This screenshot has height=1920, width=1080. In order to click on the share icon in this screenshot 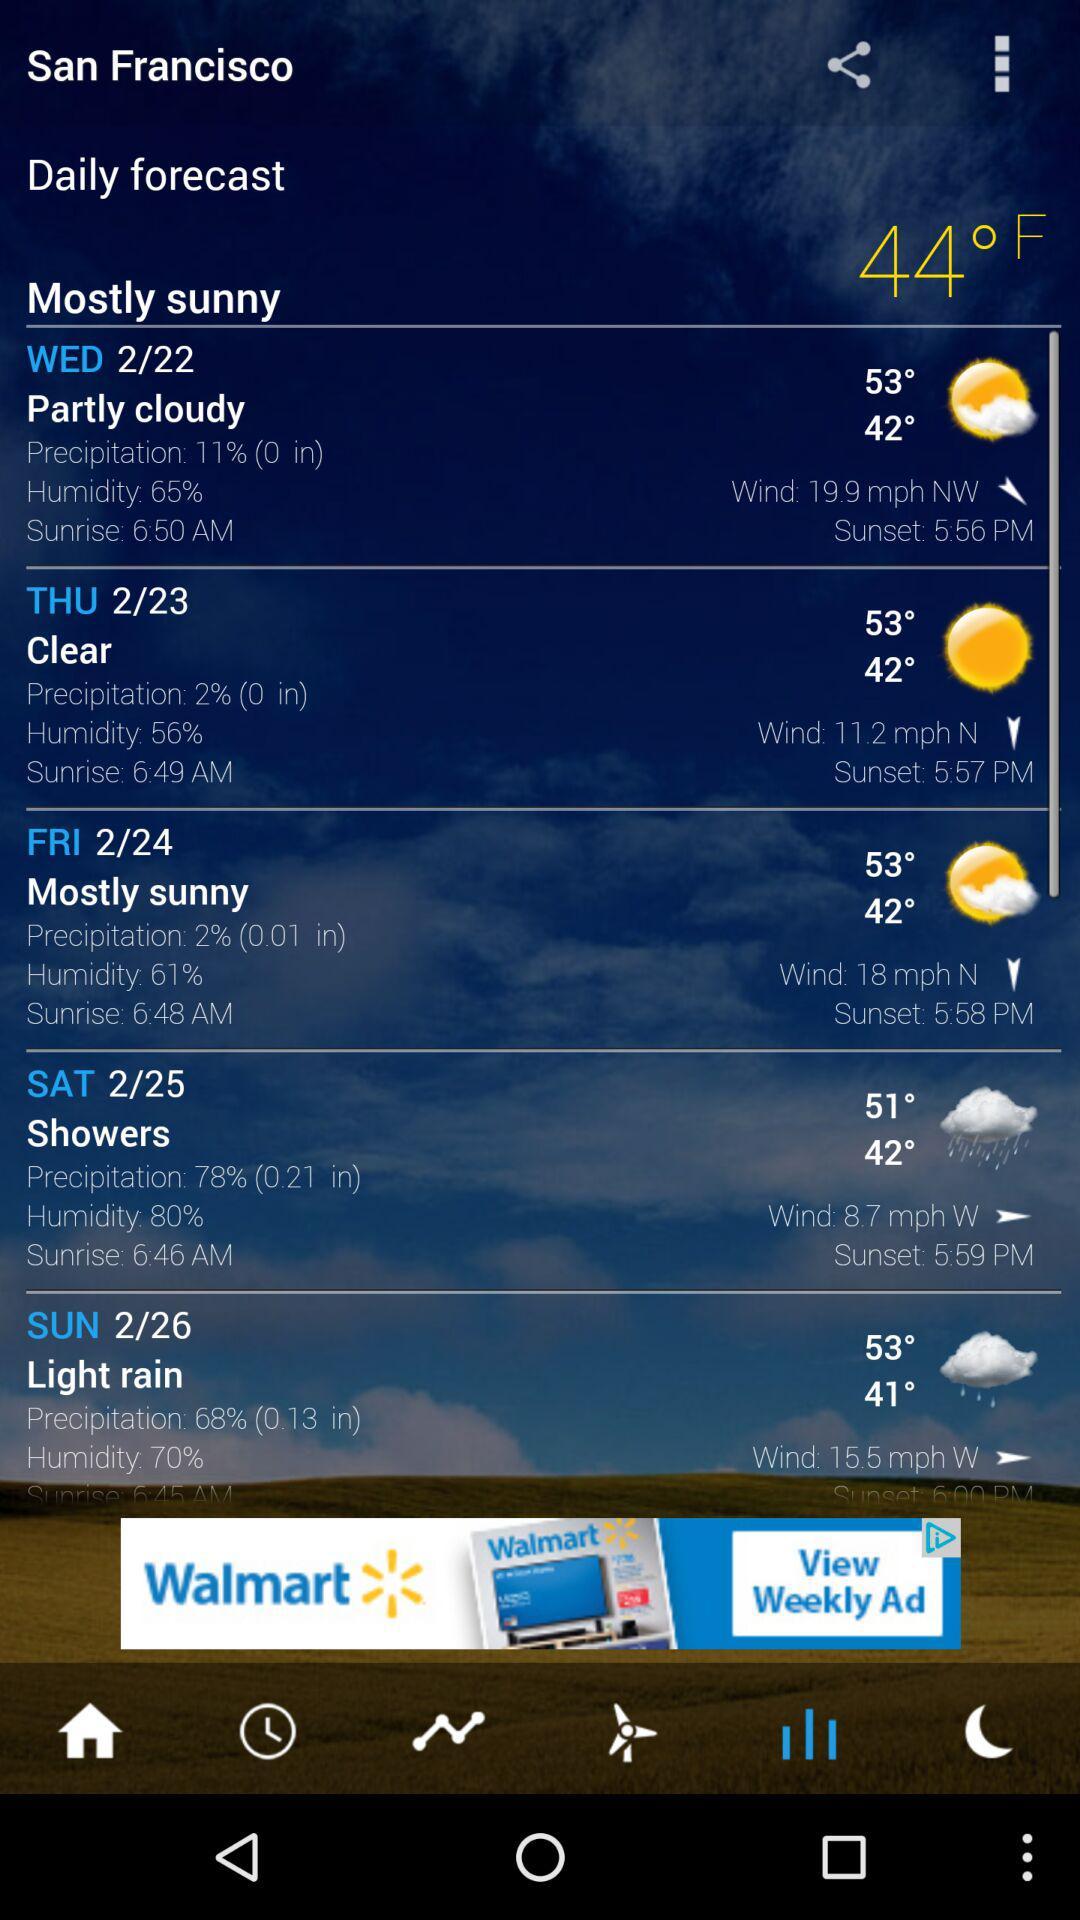, I will do `click(848, 68)`.